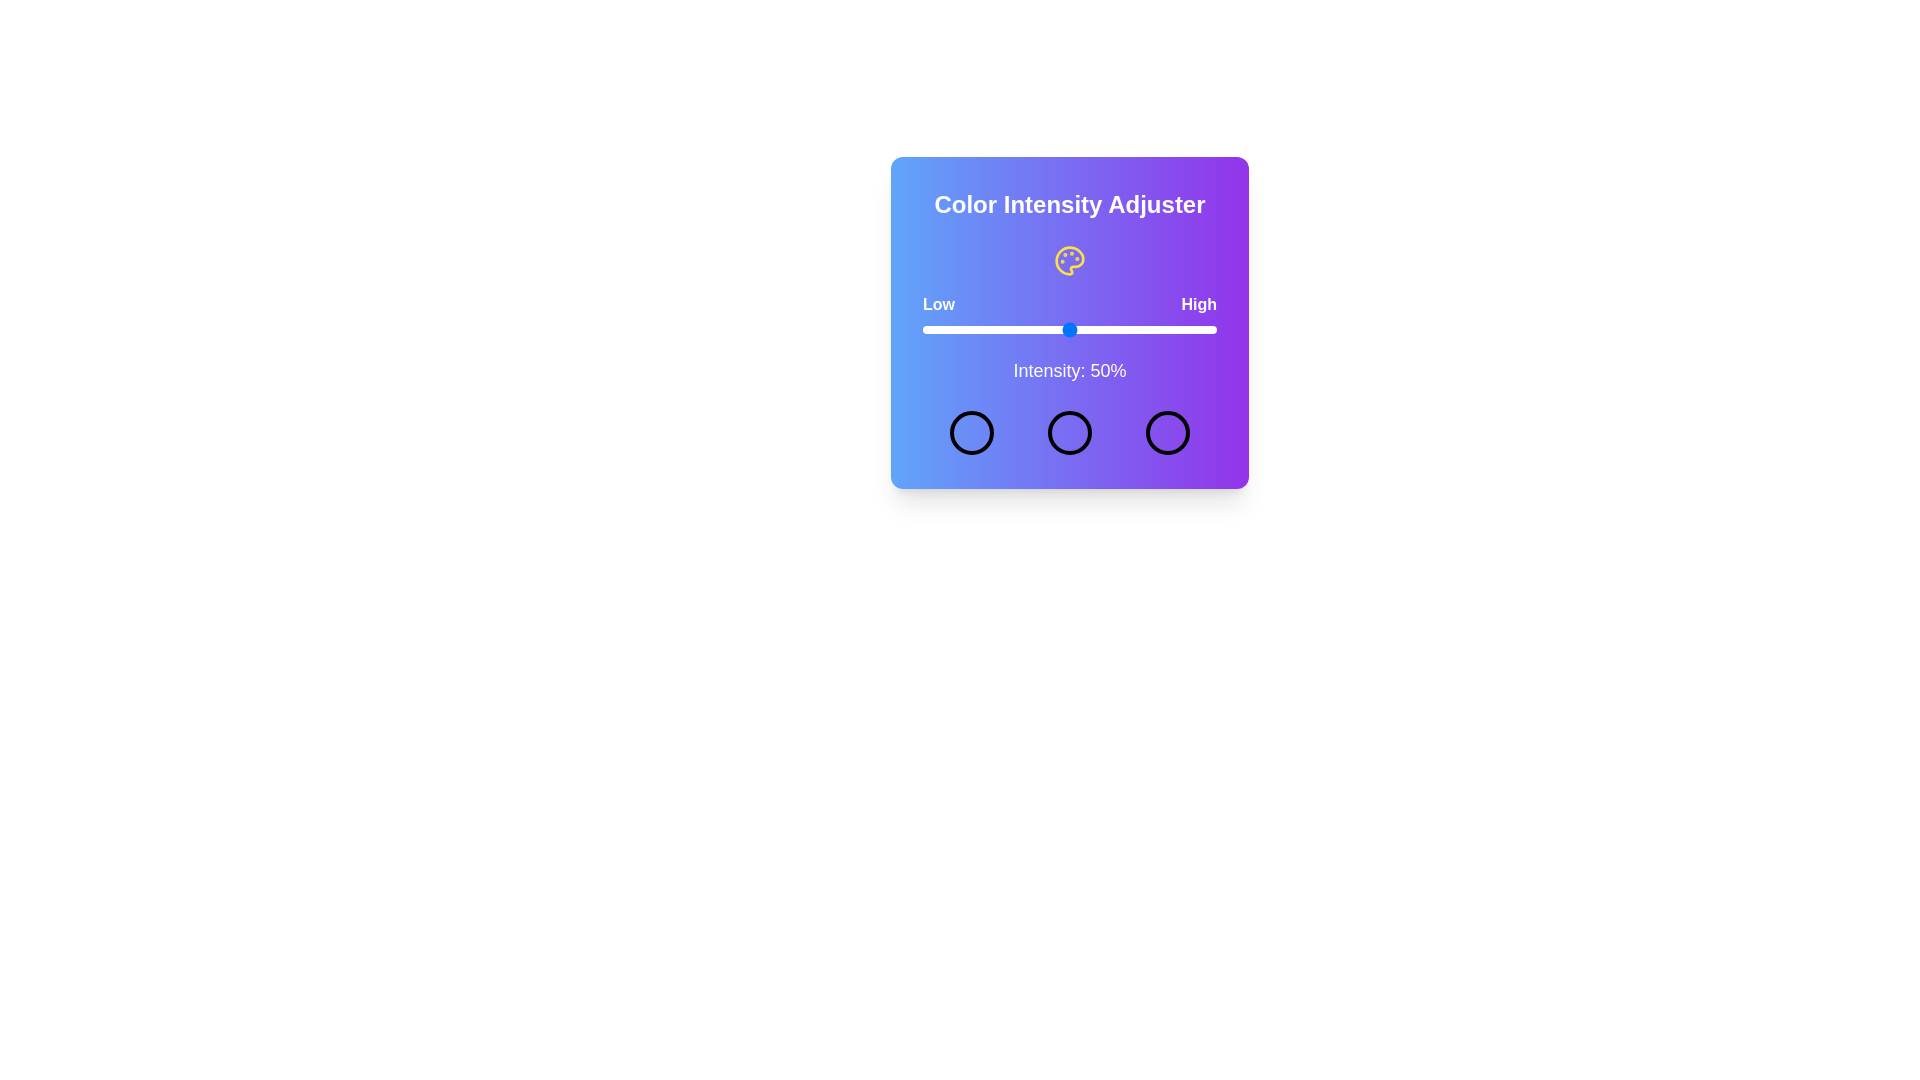 The image size is (1920, 1080). Describe the element at coordinates (1069, 329) in the screenshot. I see `the slider to set the intensity to 50%` at that location.